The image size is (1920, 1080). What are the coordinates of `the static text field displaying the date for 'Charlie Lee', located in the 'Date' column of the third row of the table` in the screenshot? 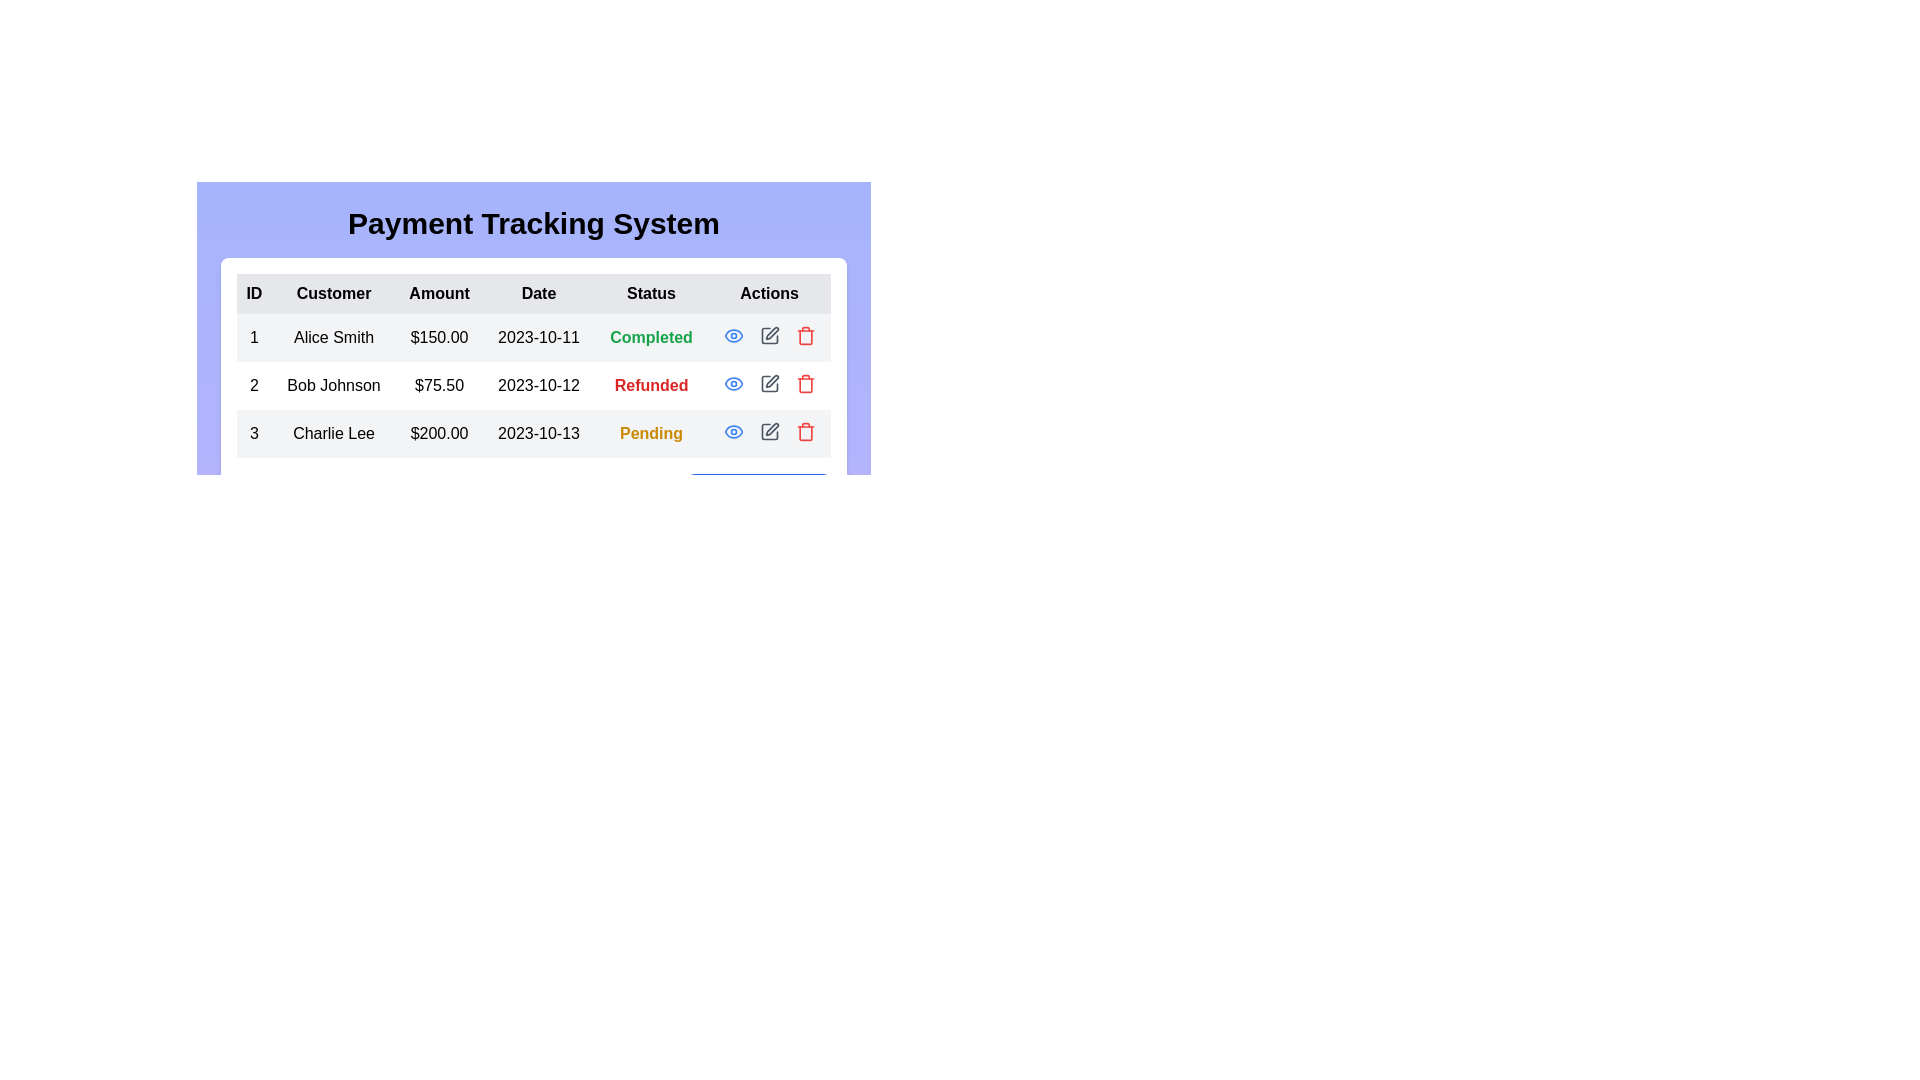 It's located at (538, 433).